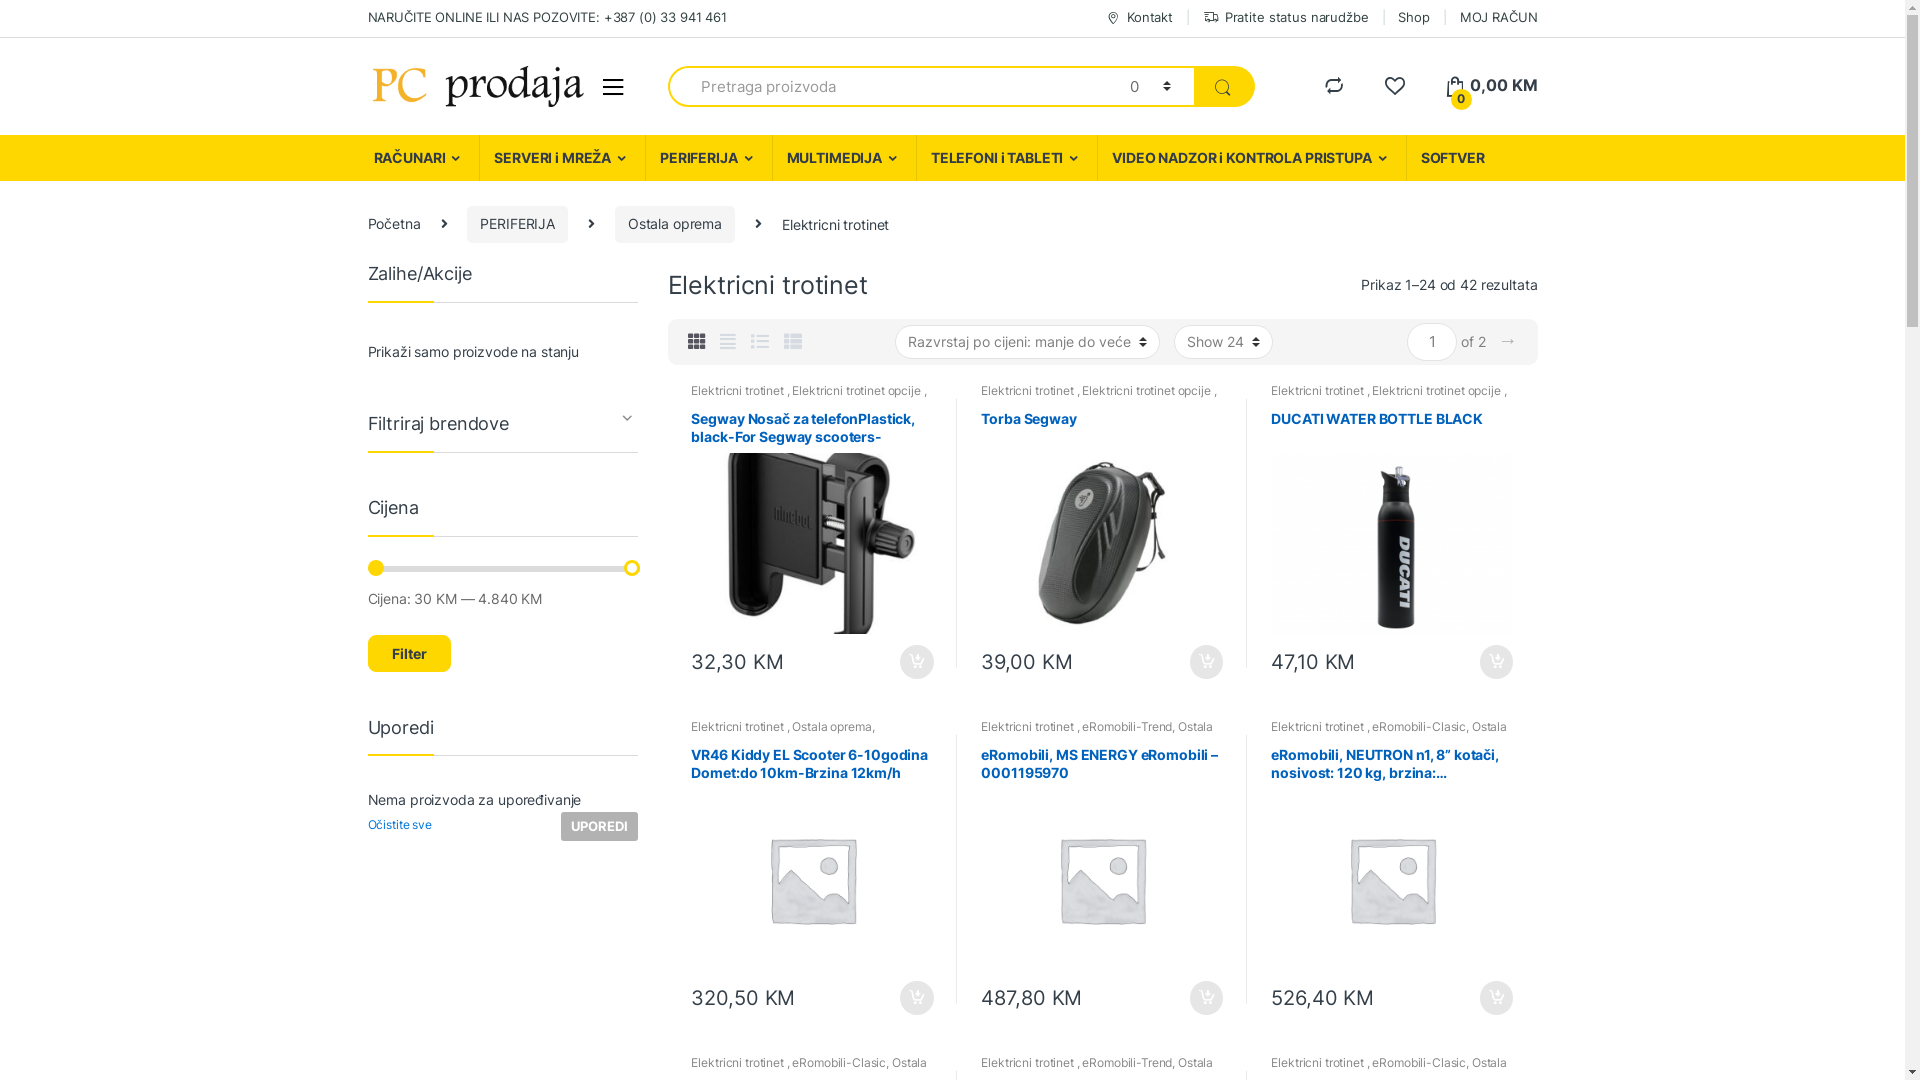 The height and width of the screenshot is (1080, 1920). What do you see at coordinates (560, 826) in the screenshot?
I see `'UPOREDI'` at bounding box center [560, 826].